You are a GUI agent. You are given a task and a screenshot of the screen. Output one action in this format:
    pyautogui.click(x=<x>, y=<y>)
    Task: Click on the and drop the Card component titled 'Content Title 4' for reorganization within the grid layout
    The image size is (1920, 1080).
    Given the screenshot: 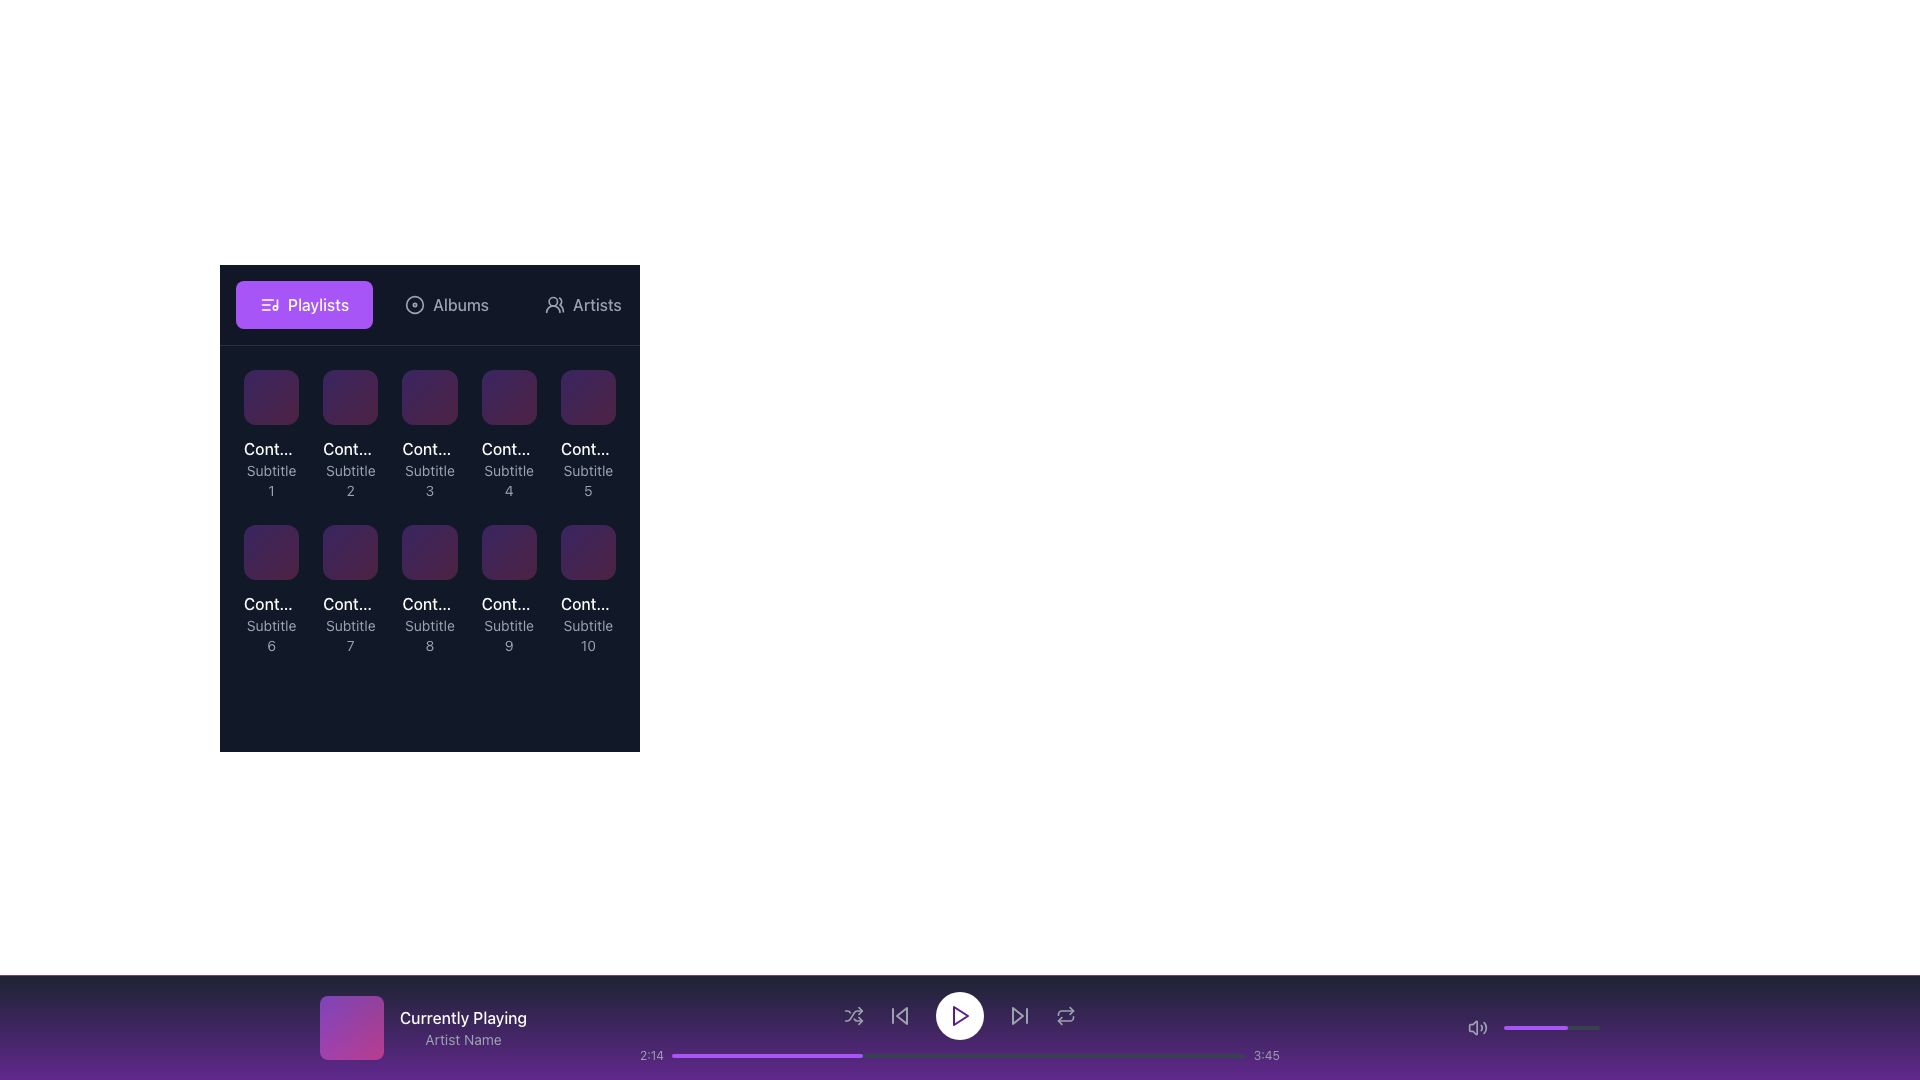 What is the action you would take?
    pyautogui.click(x=509, y=434)
    